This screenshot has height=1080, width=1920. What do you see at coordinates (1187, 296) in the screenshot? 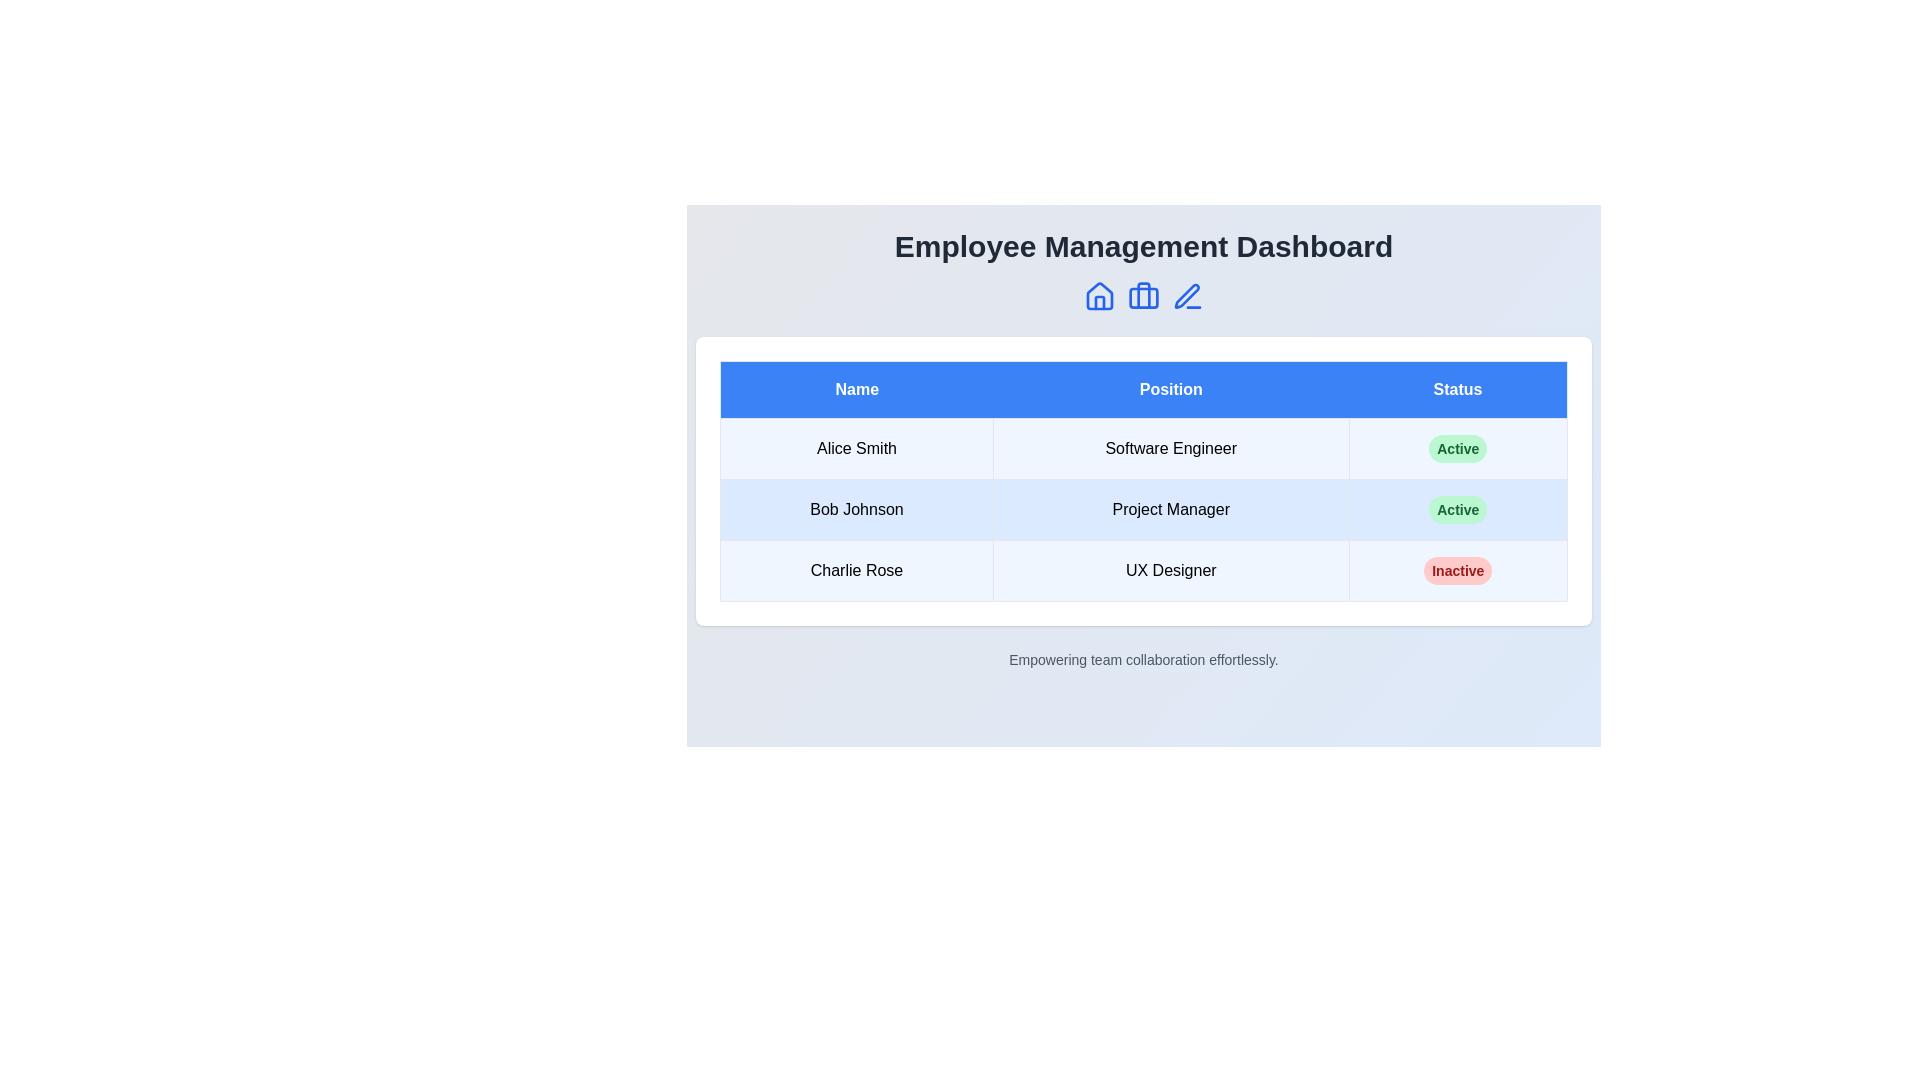
I see `the editing icon resembling a pen in the header section of the Employee Management Dashboard` at bounding box center [1187, 296].